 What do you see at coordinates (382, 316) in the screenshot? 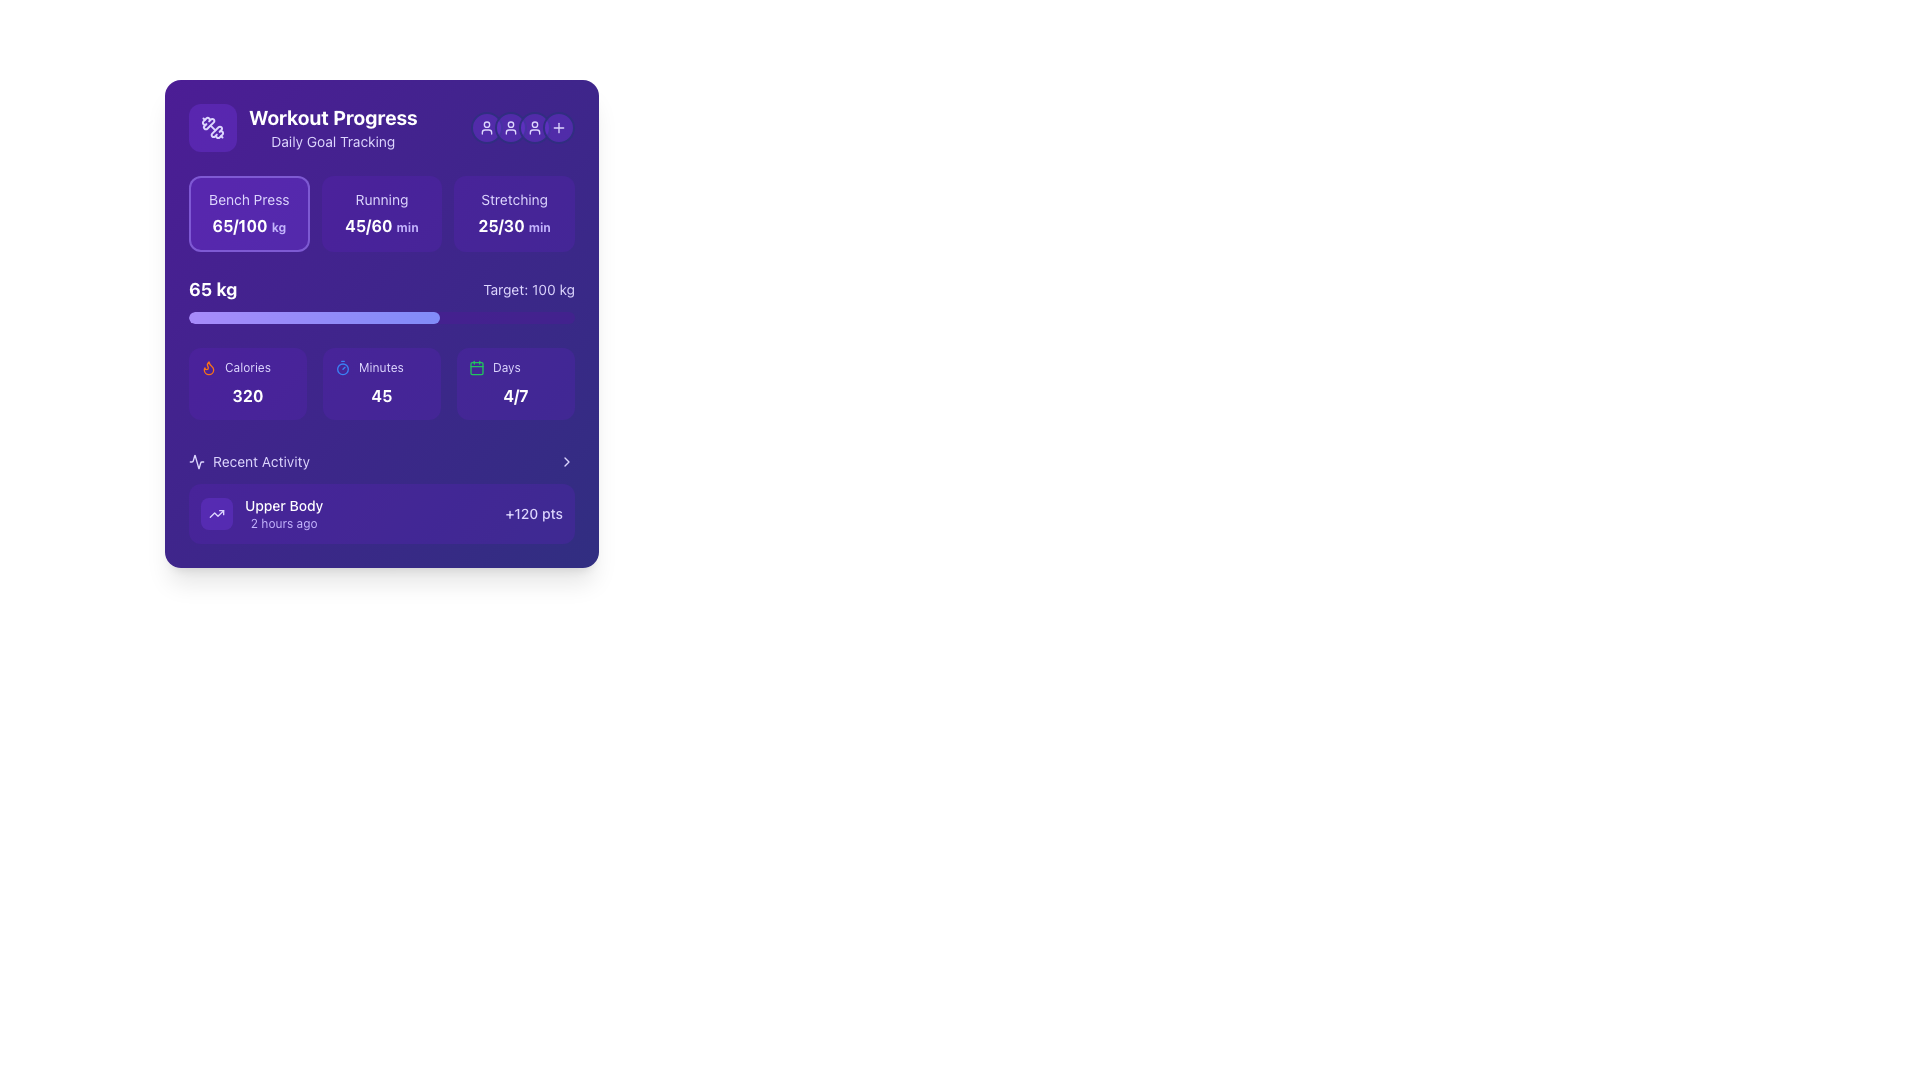
I see `the progress visually of the progress bar located centrally below the text section displaying '65 kg' and 'Target: 100 kg'` at bounding box center [382, 316].